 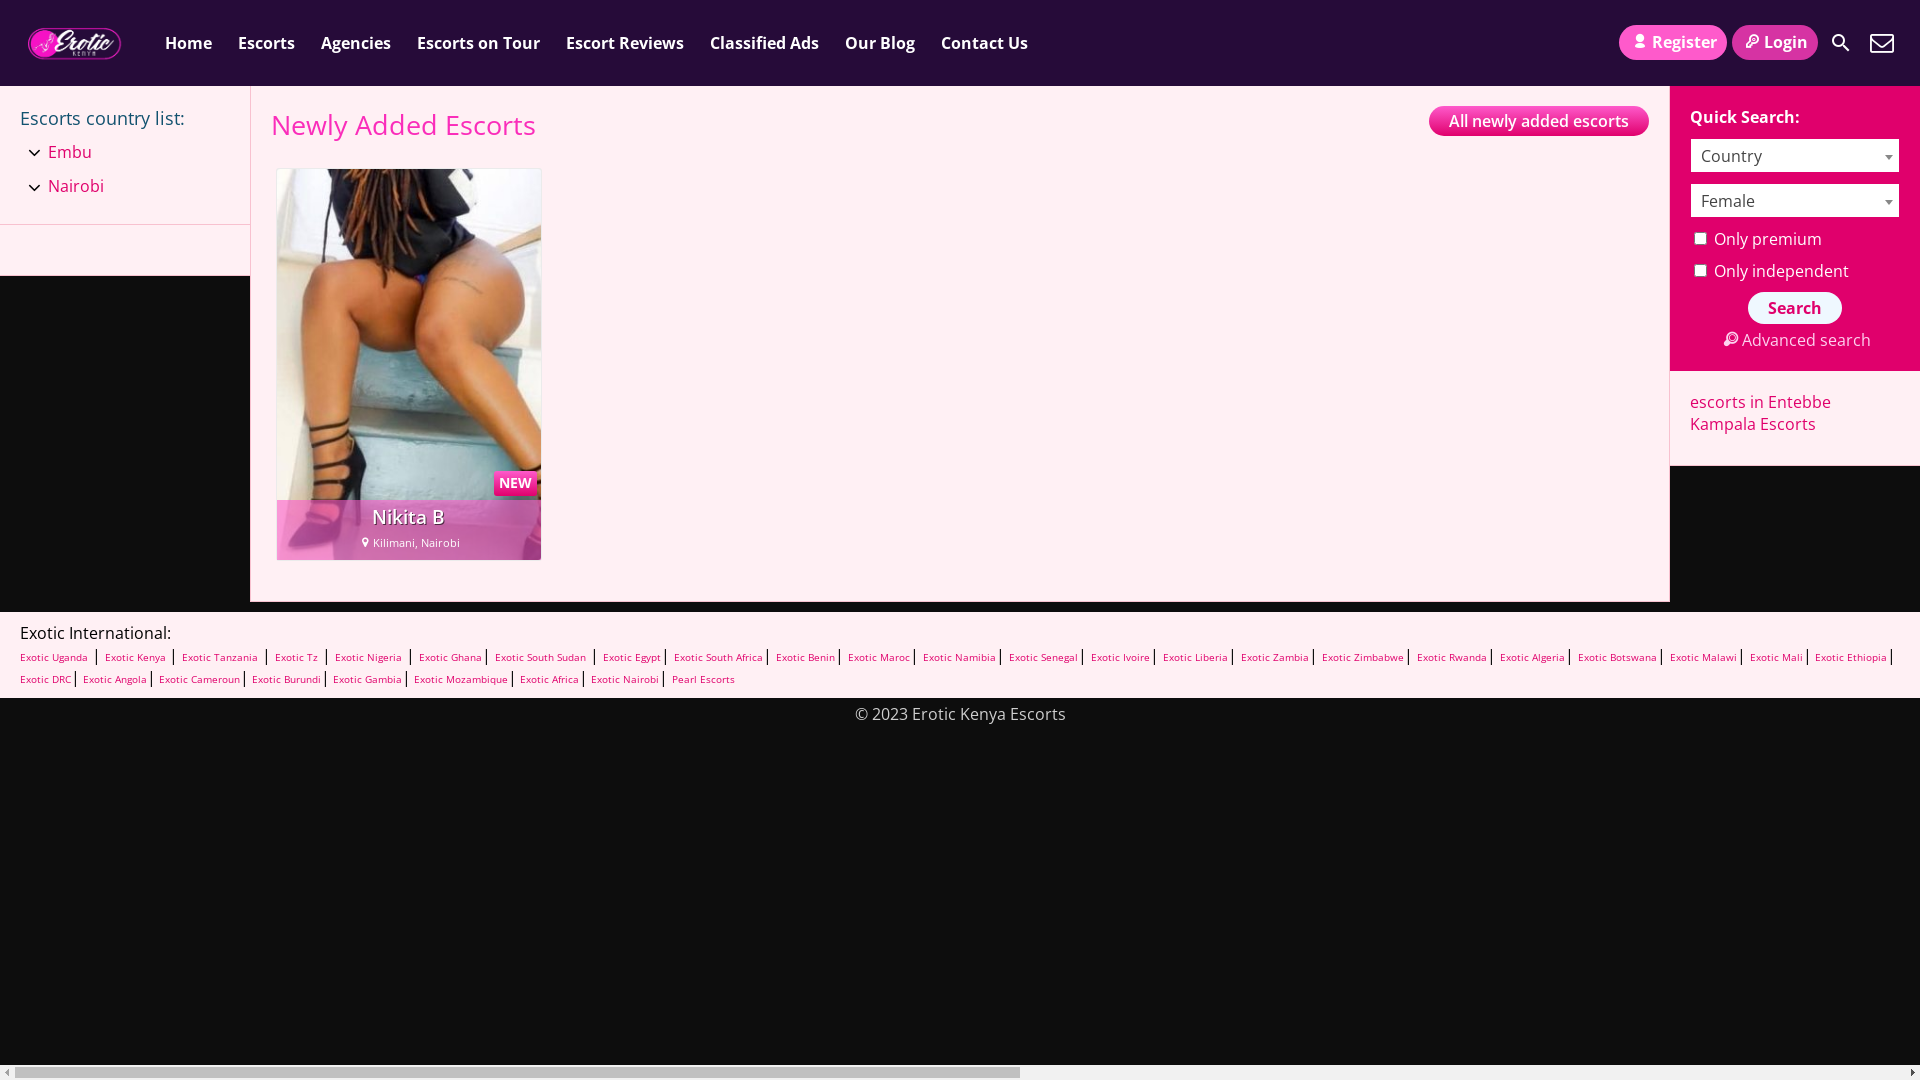 What do you see at coordinates (1452, 656) in the screenshot?
I see `'Exotic Rwanda'` at bounding box center [1452, 656].